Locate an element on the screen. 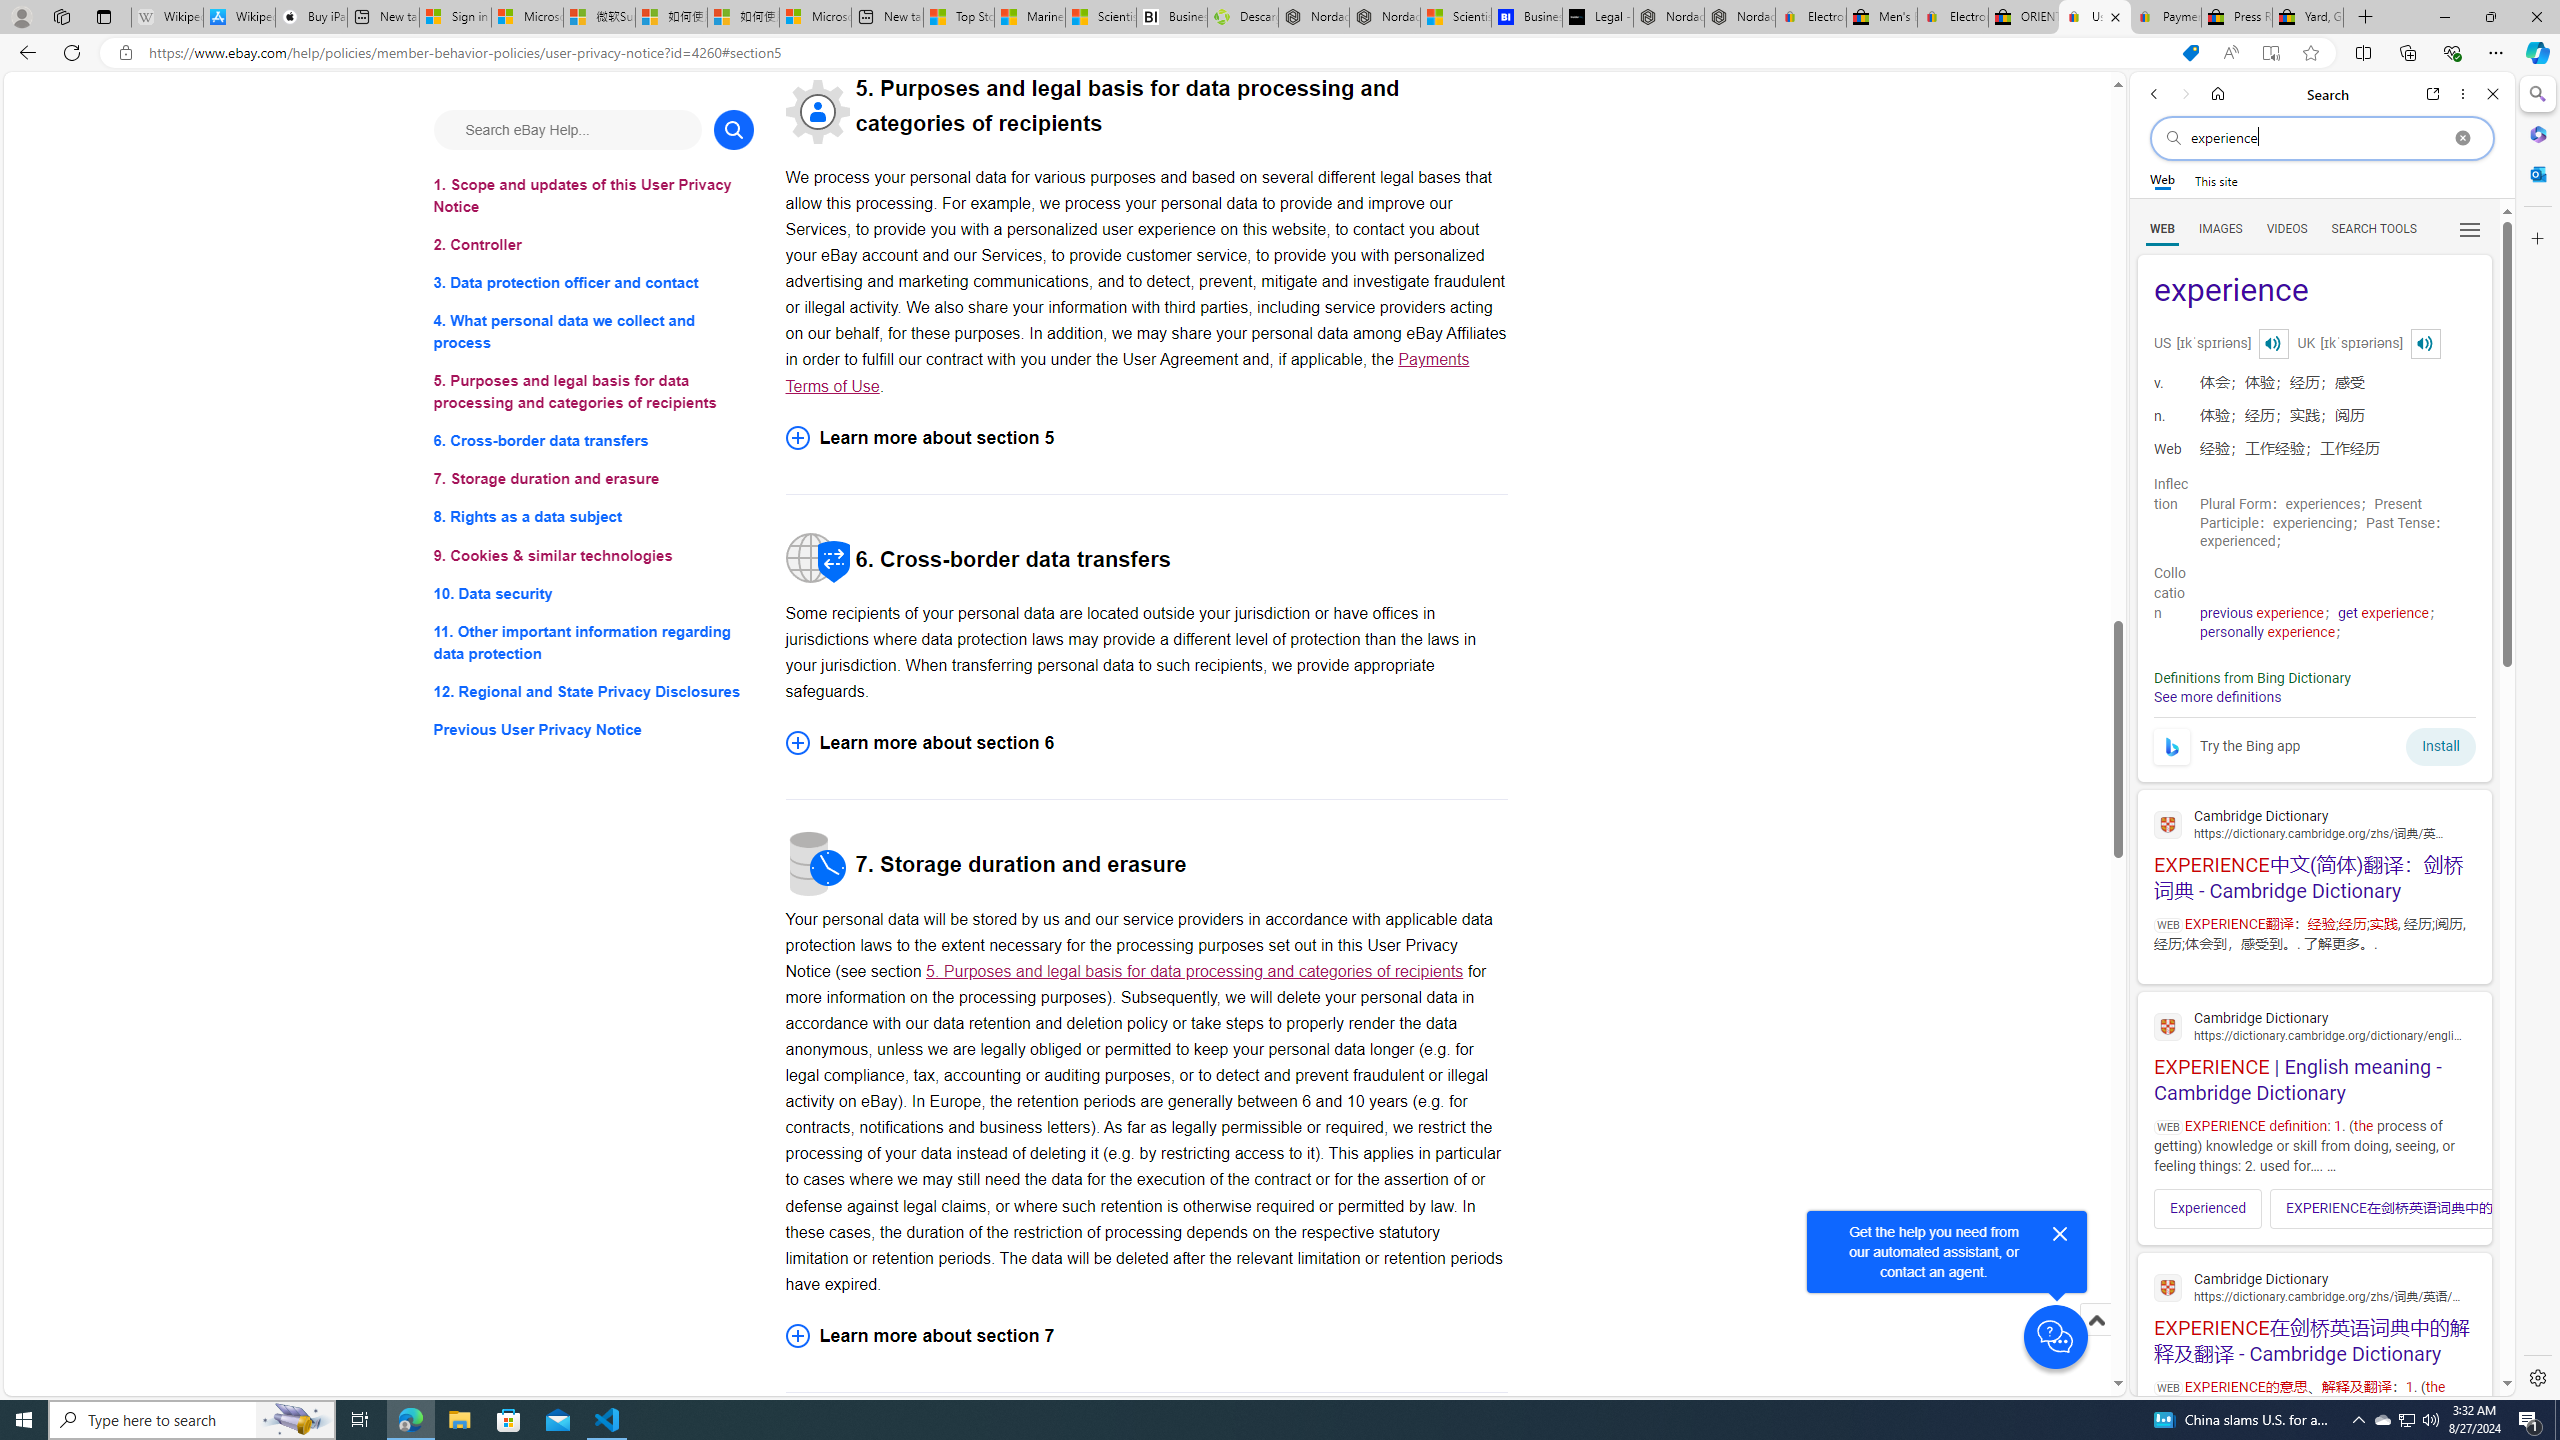  '2. Controller' is located at coordinates (592, 244).